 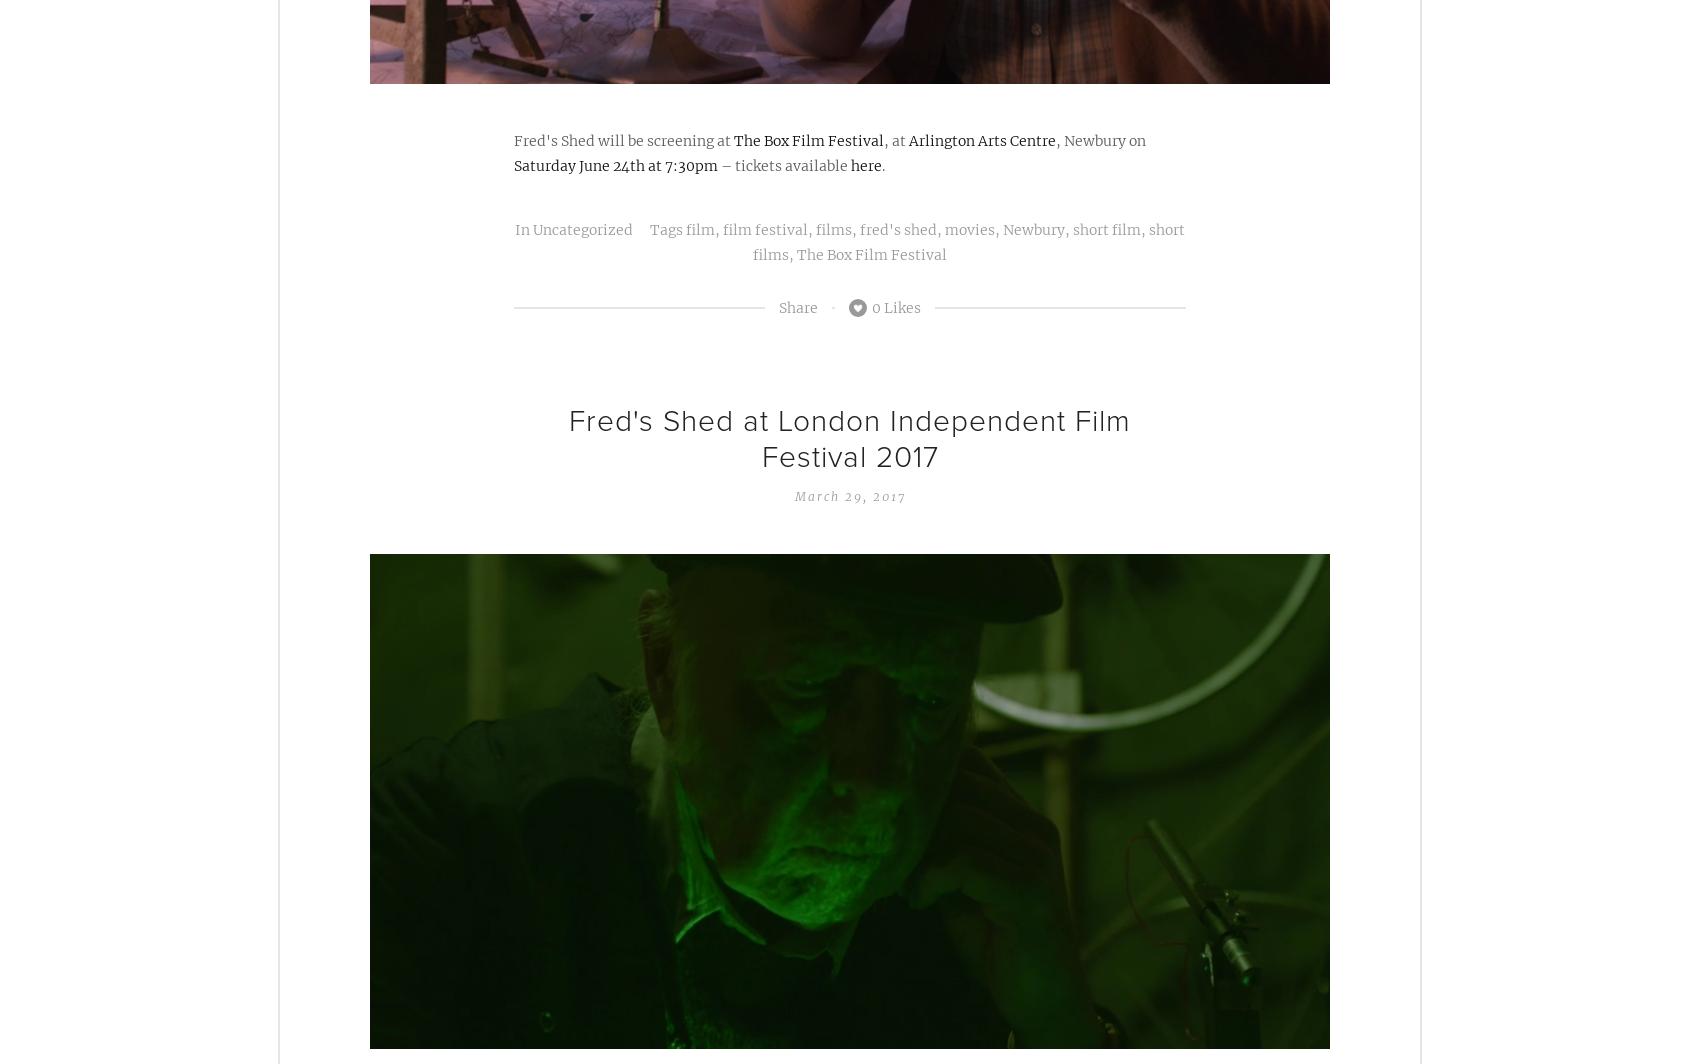 What do you see at coordinates (883, 165) in the screenshot?
I see `'.'` at bounding box center [883, 165].